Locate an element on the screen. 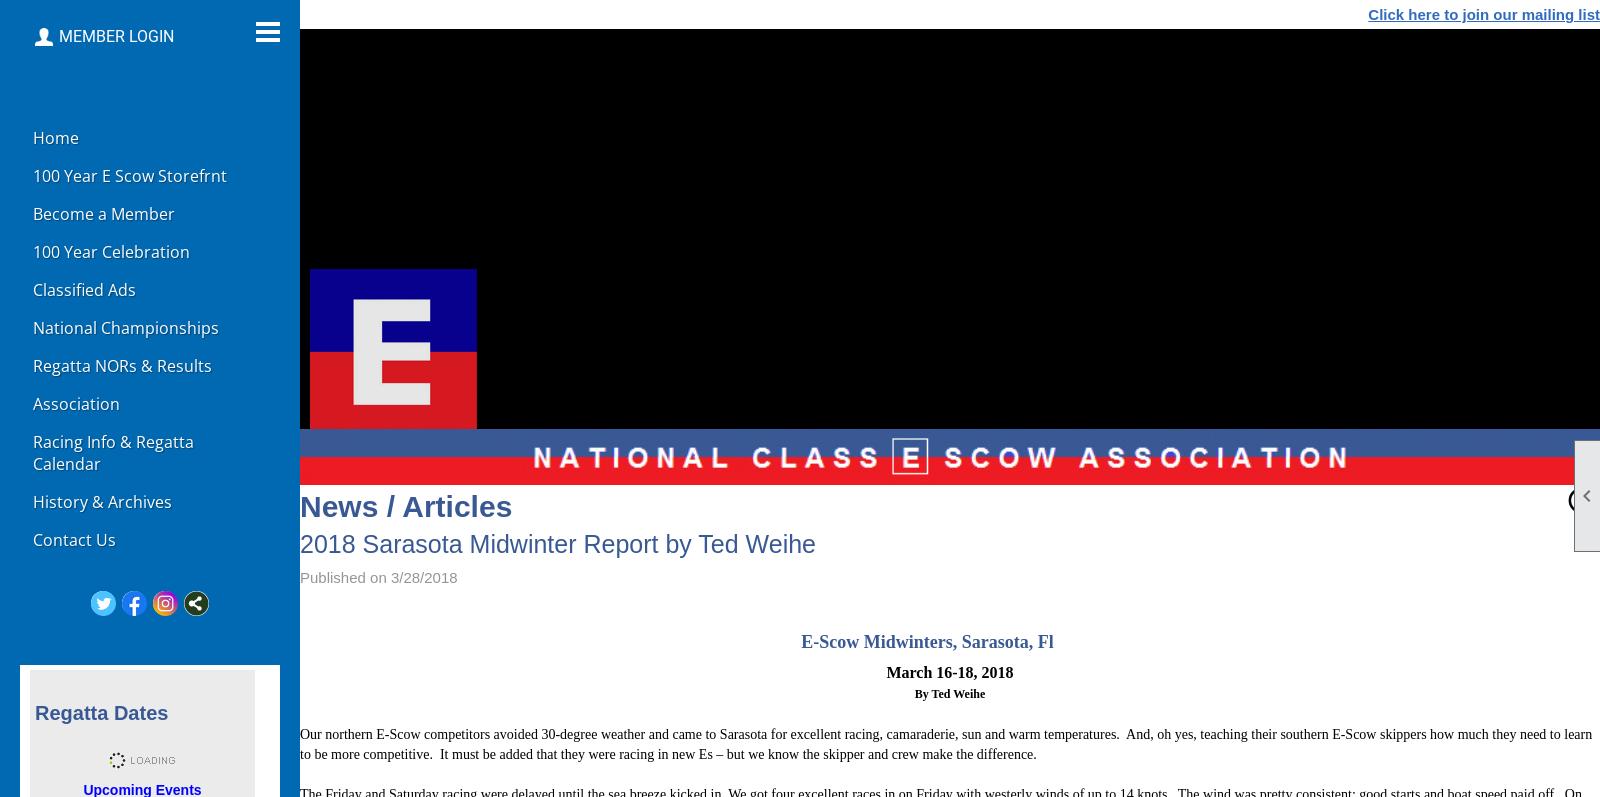 The width and height of the screenshot is (1600, 797). 'Regatta Dates' is located at coordinates (100, 712).